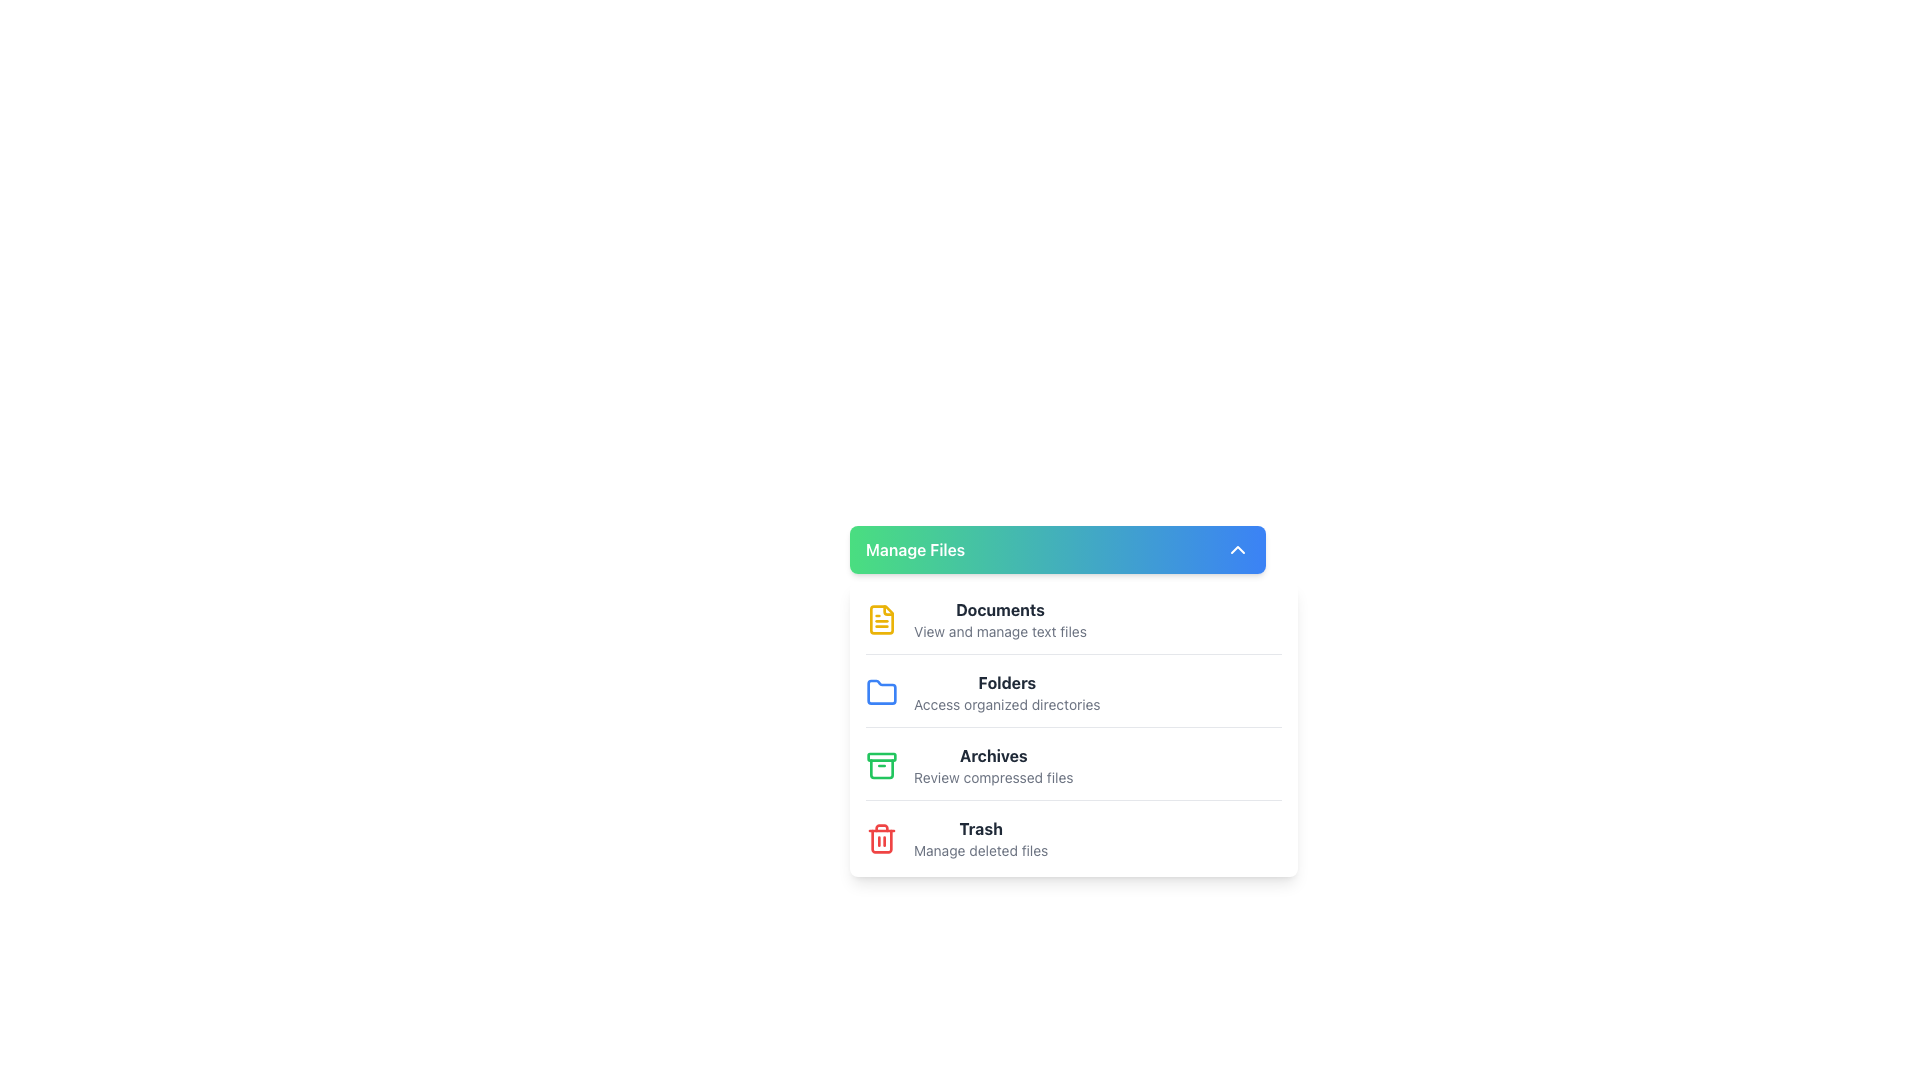 Image resolution: width=1920 pixels, height=1080 pixels. I want to click on the Static Text Label located below the bold title 'Trash', which provides information about managing deleted files, so click(981, 851).